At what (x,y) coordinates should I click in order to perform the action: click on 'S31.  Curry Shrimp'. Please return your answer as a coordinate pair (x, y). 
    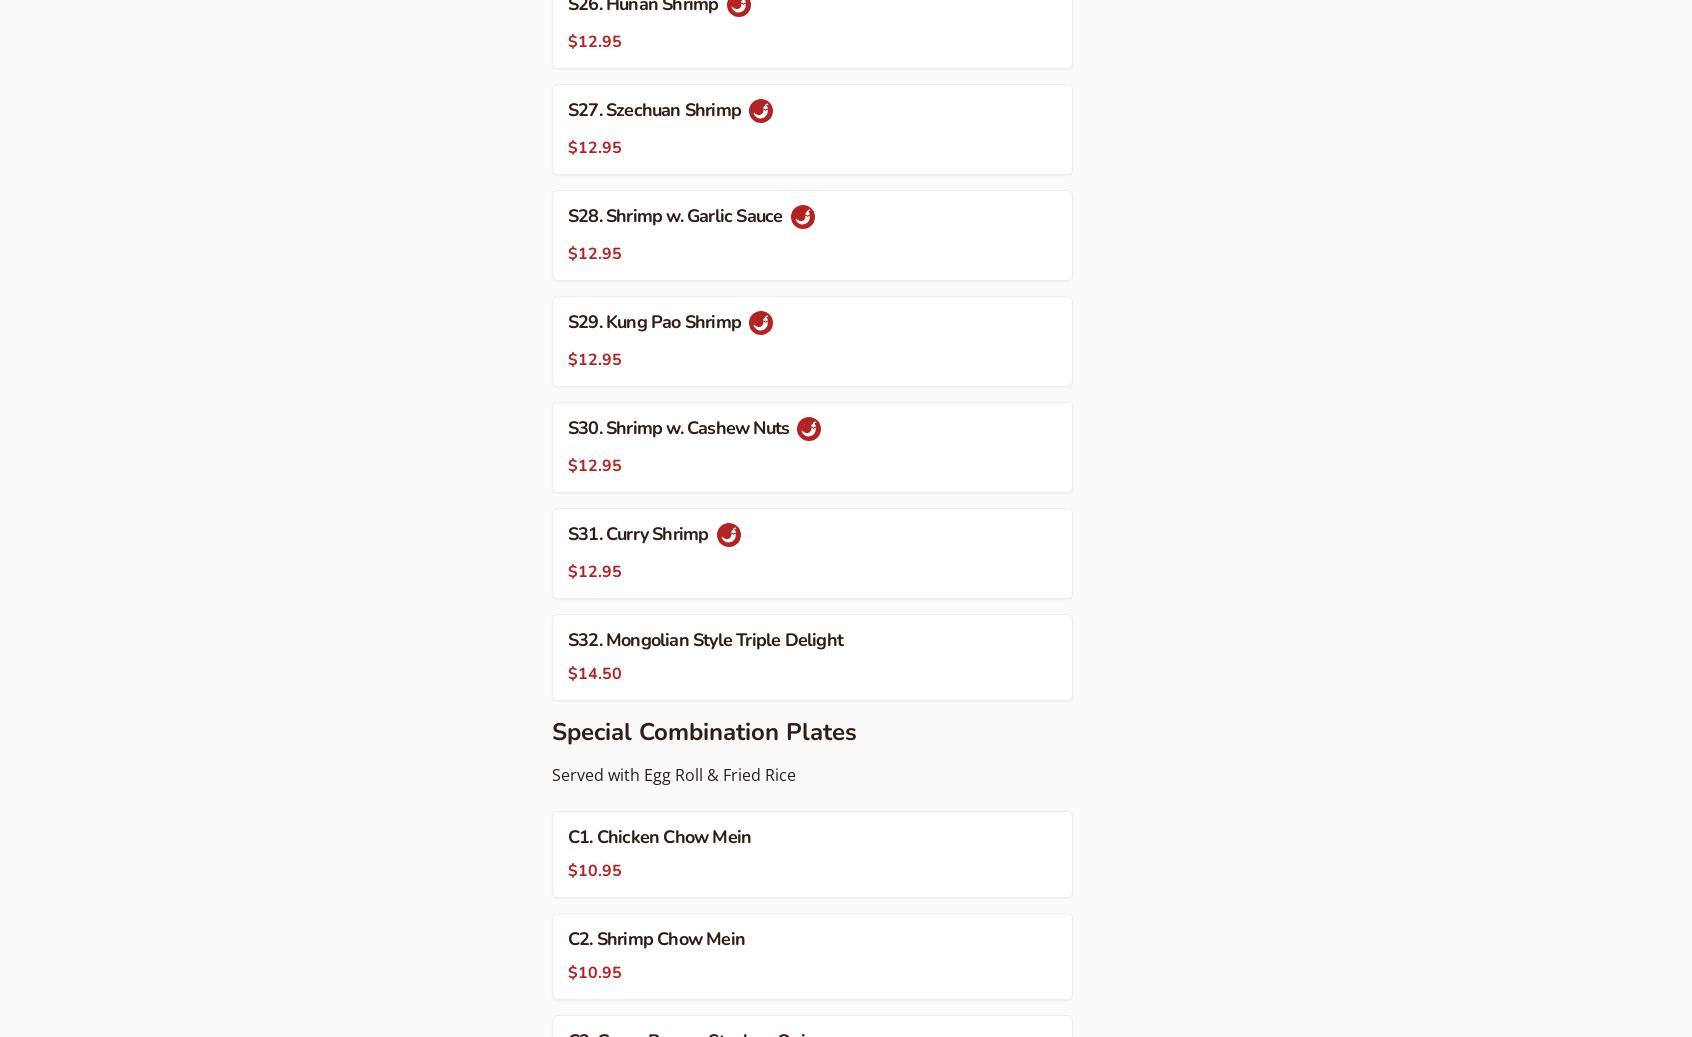
    Looking at the image, I should click on (640, 533).